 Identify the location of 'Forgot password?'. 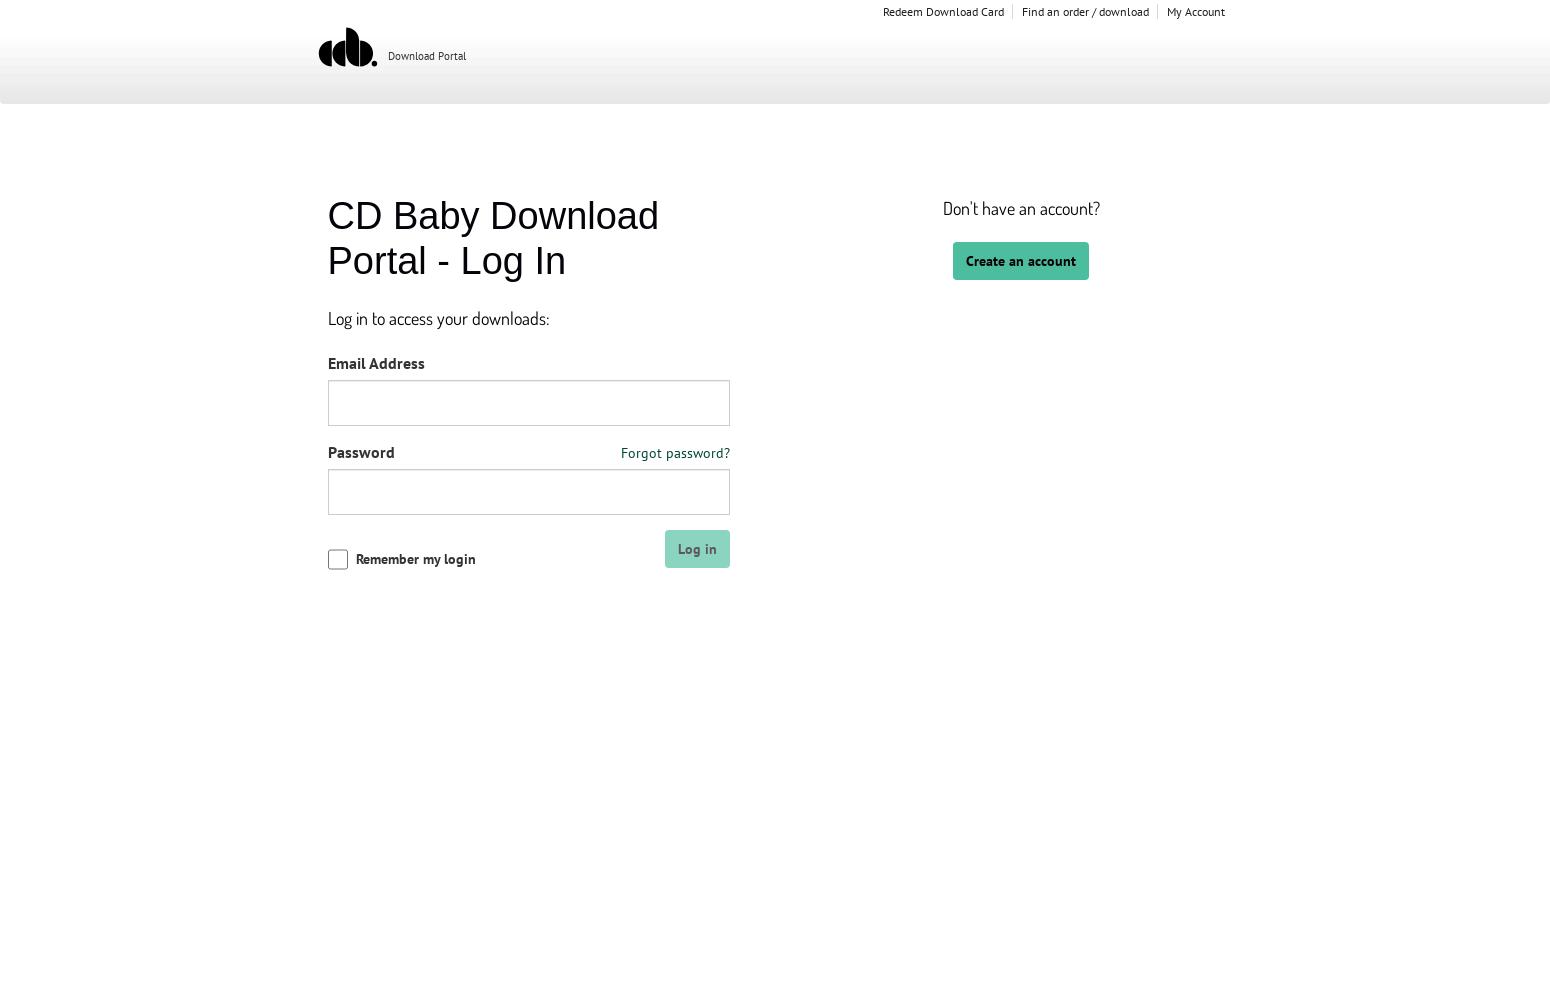
(674, 451).